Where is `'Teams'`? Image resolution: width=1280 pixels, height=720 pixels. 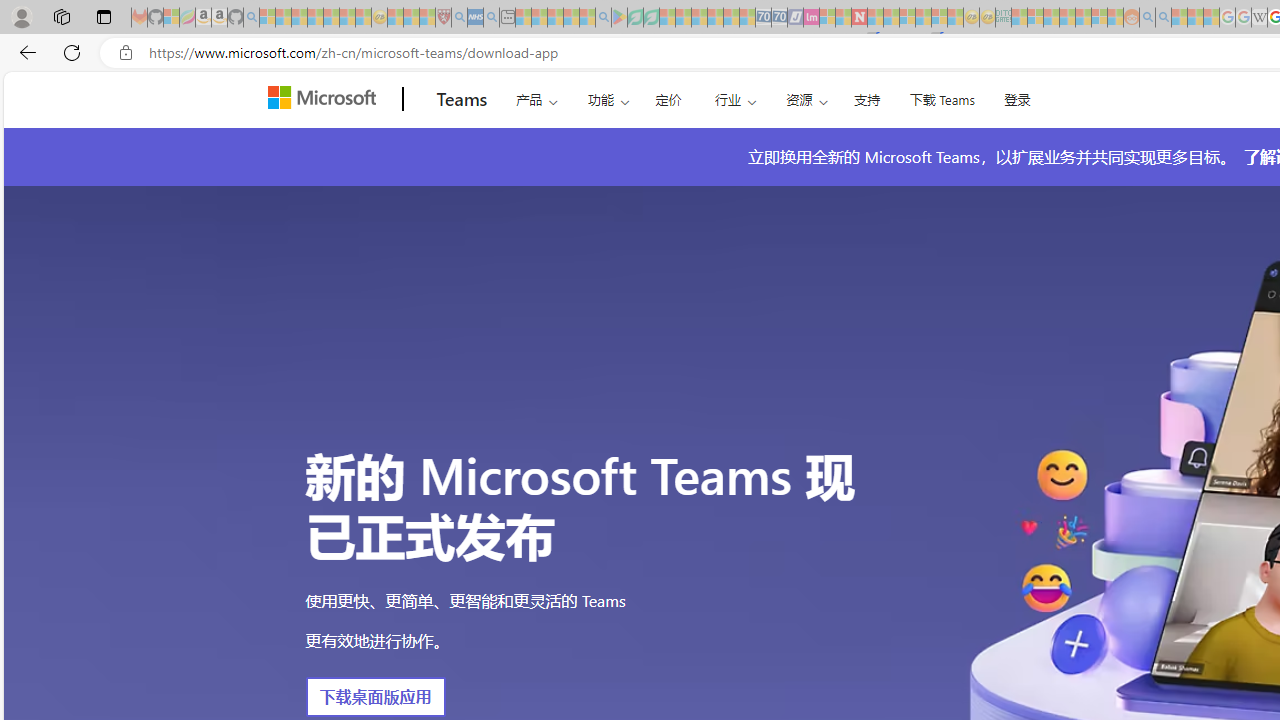 'Teams' is located at coordinates (461, 99).